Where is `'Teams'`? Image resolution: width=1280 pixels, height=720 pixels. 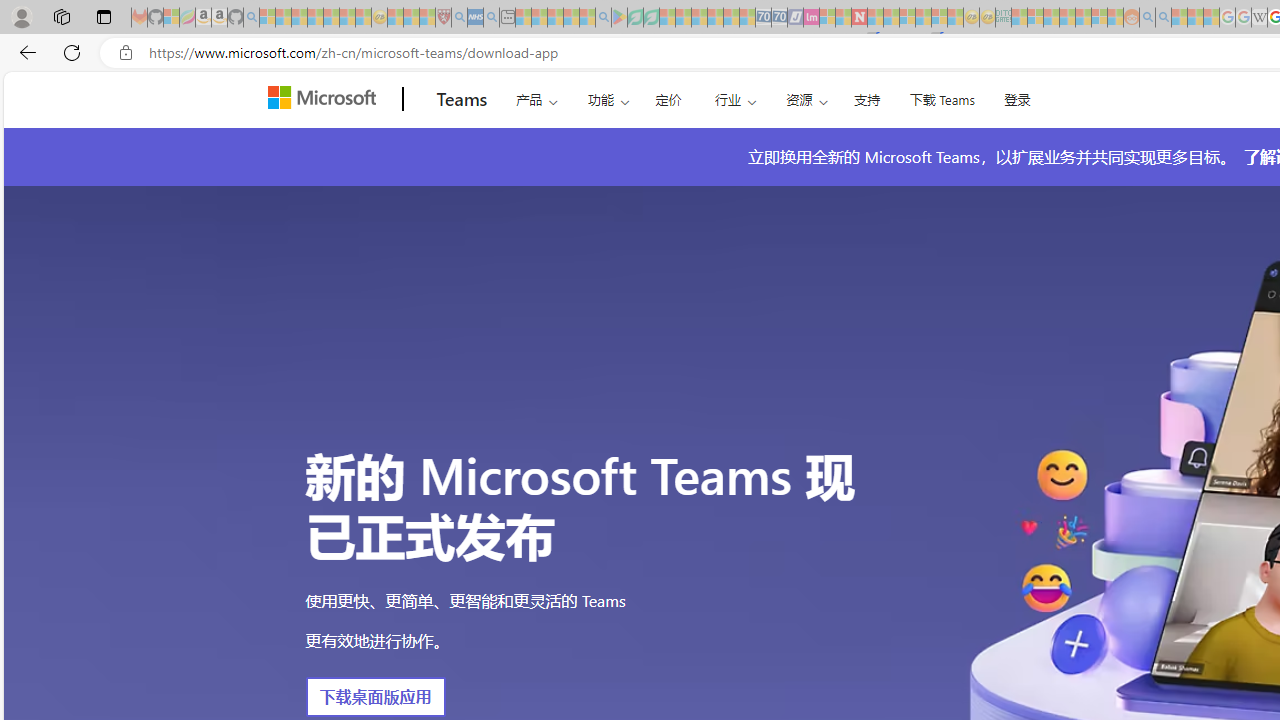 'Teams' is located at coordinates (461, 99).